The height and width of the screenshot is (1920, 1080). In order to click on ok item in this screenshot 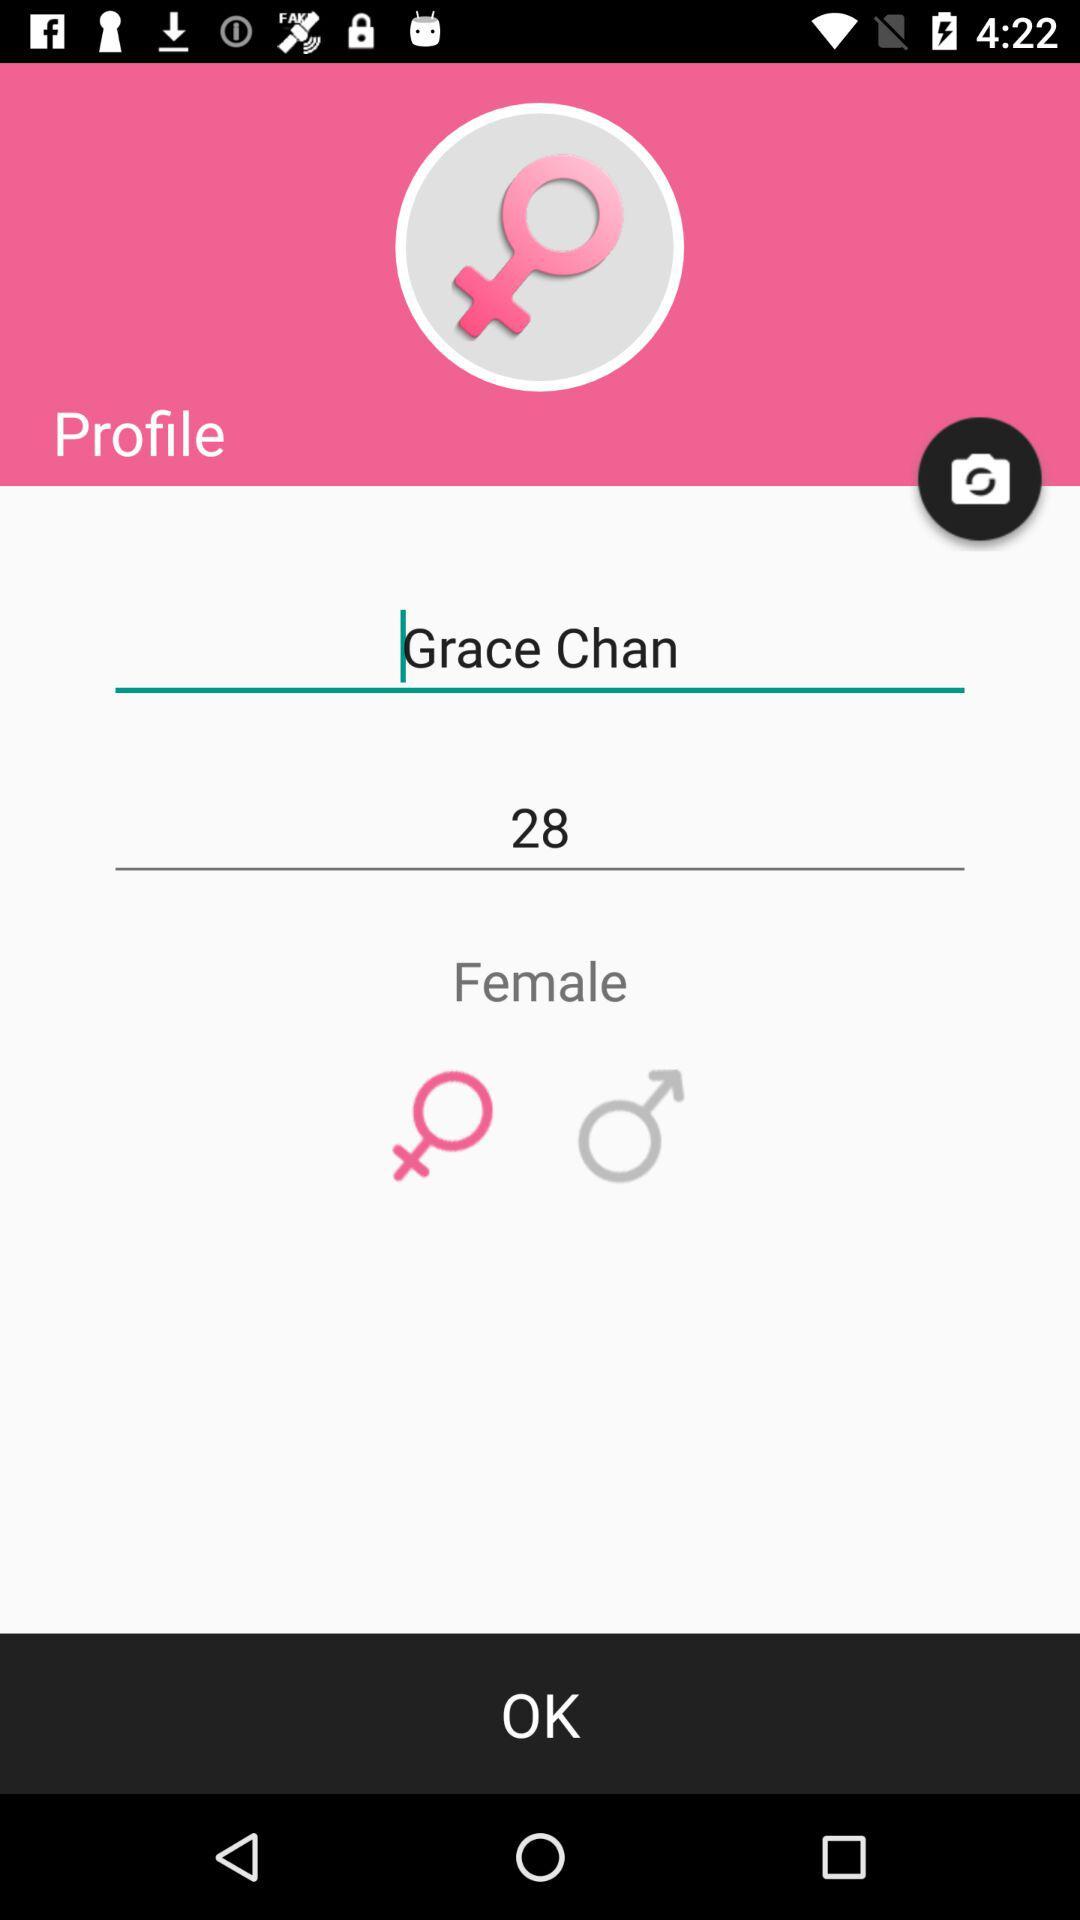, I will do `click(540, 1712)`.